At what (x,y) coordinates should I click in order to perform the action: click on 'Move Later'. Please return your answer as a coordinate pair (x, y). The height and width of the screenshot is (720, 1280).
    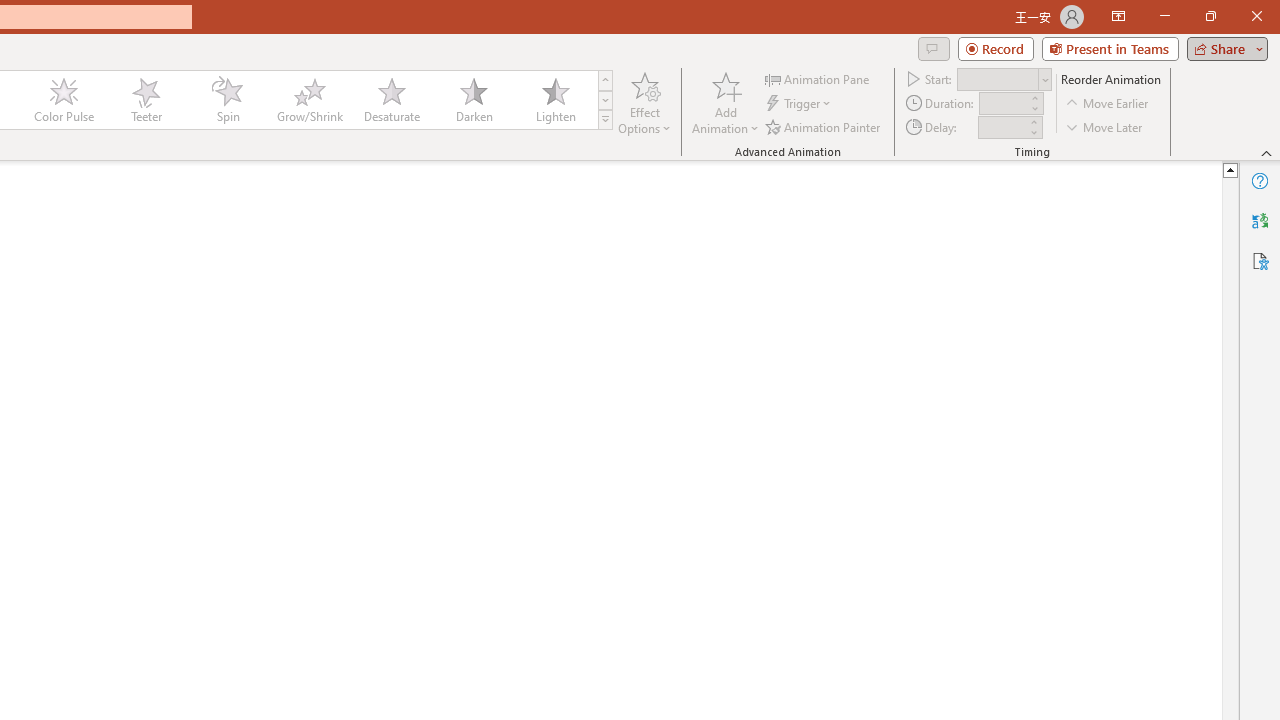
    Looking at the image, I should click on (1104, 127).